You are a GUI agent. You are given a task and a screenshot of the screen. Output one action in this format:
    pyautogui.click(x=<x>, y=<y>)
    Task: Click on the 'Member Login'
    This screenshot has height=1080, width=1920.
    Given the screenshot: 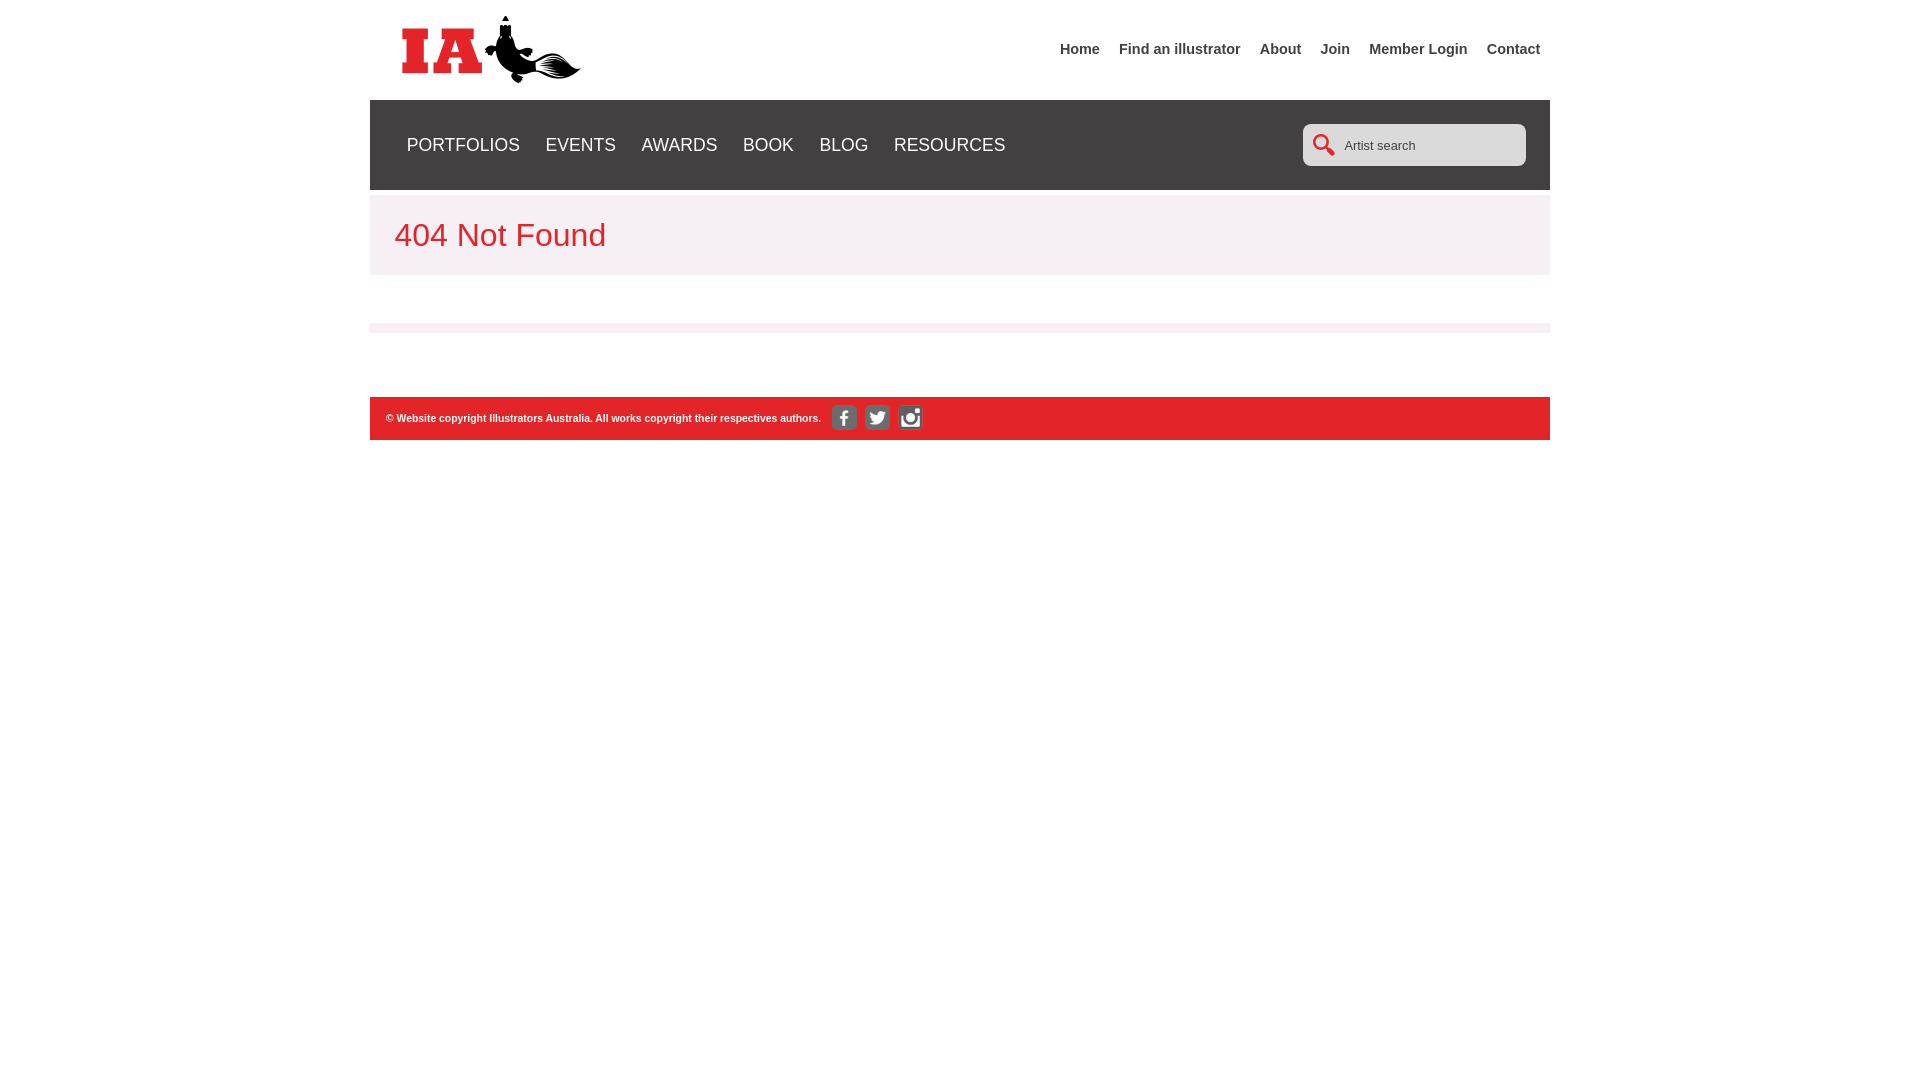 What is the action you would take?
    pyautogui.click(x=1416, y=48)
    